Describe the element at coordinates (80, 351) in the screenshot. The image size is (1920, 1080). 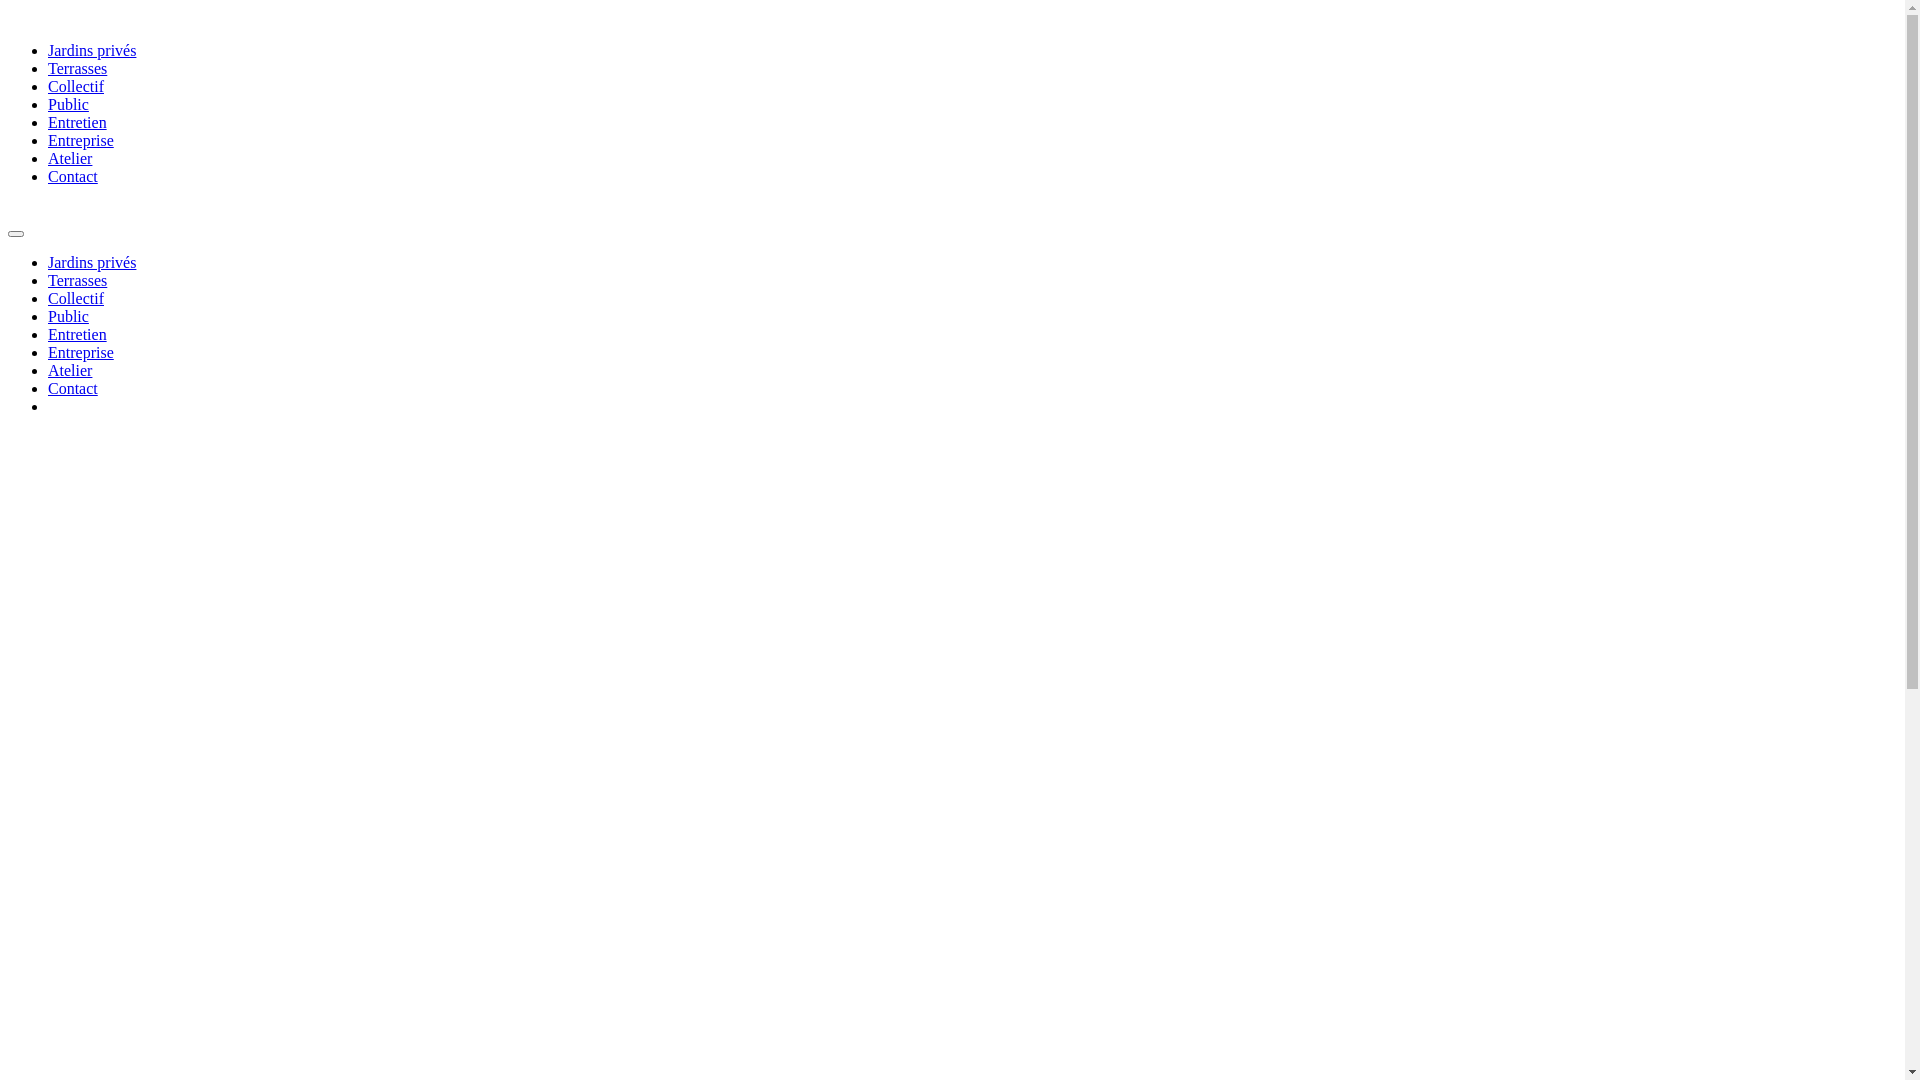
I see `'Entreprise'` at that location.